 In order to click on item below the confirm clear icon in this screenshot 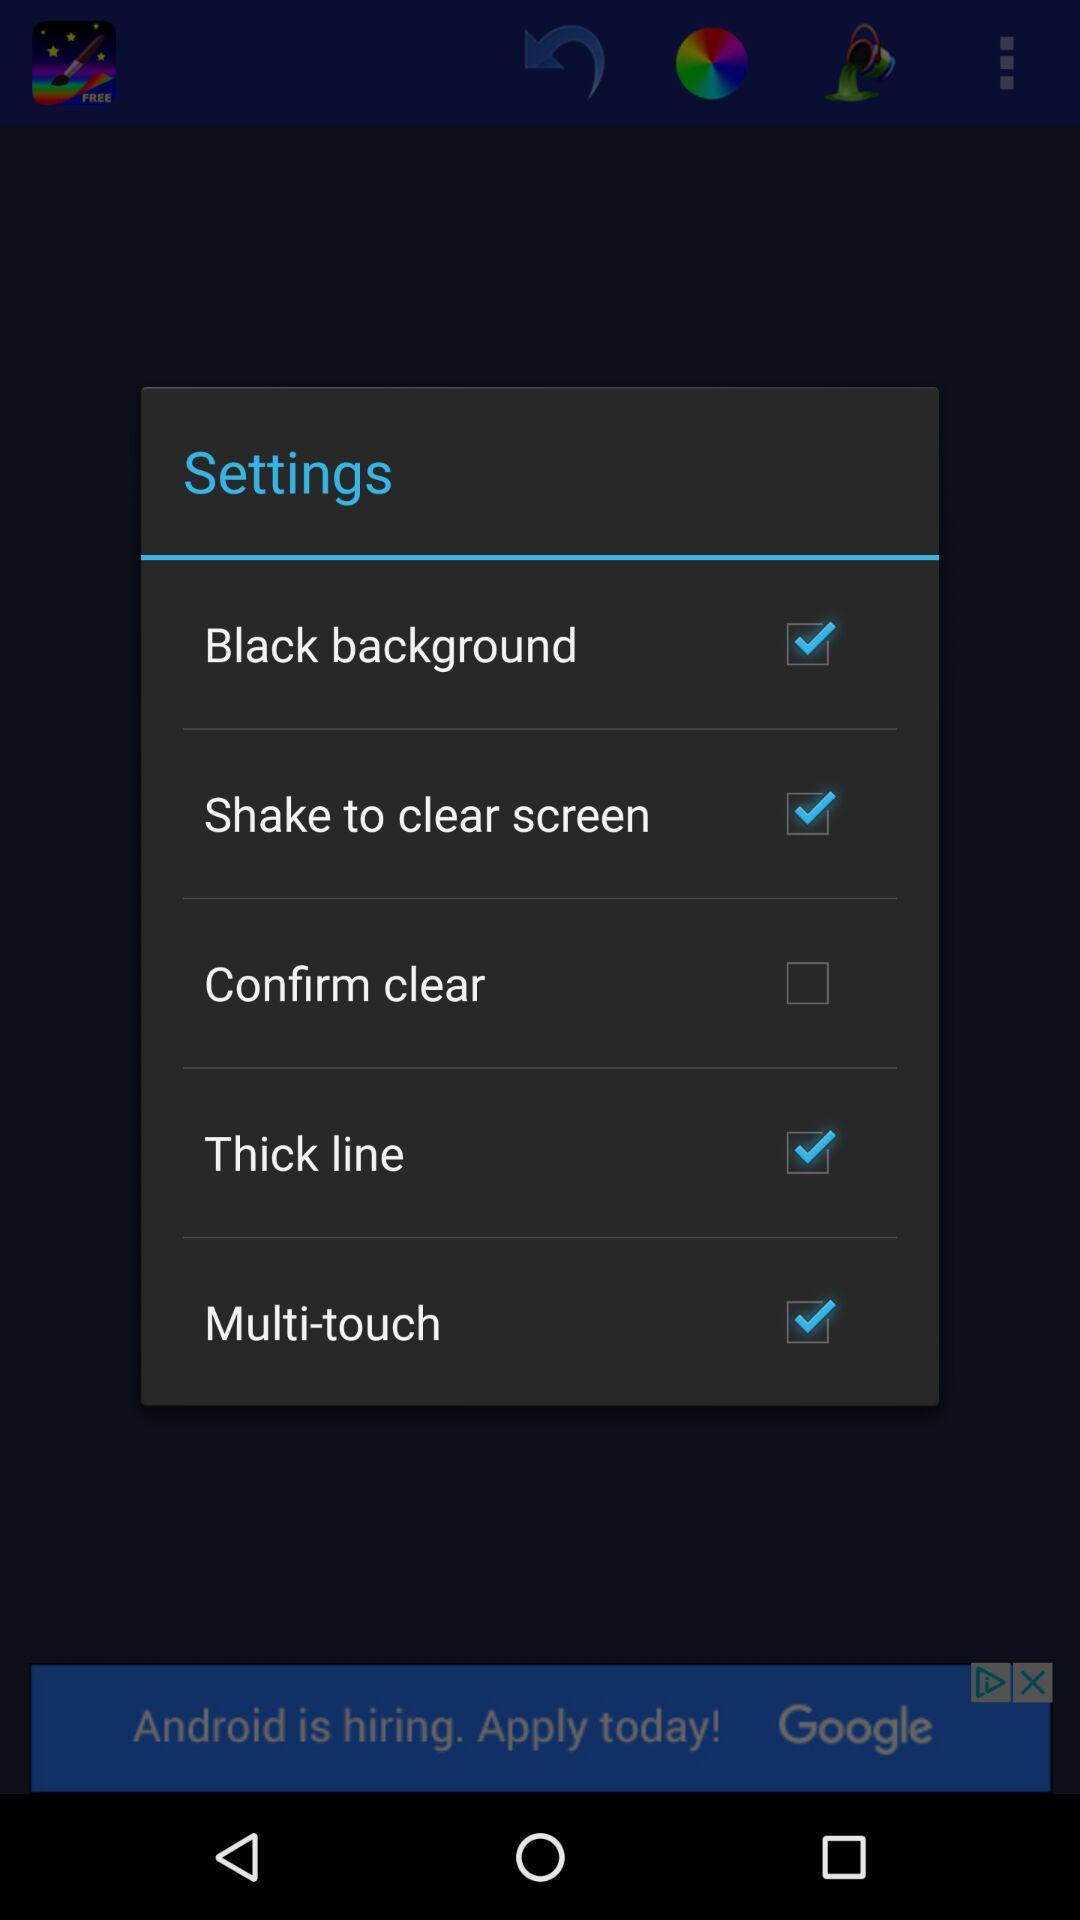, I will do `click(304, 1152)`.